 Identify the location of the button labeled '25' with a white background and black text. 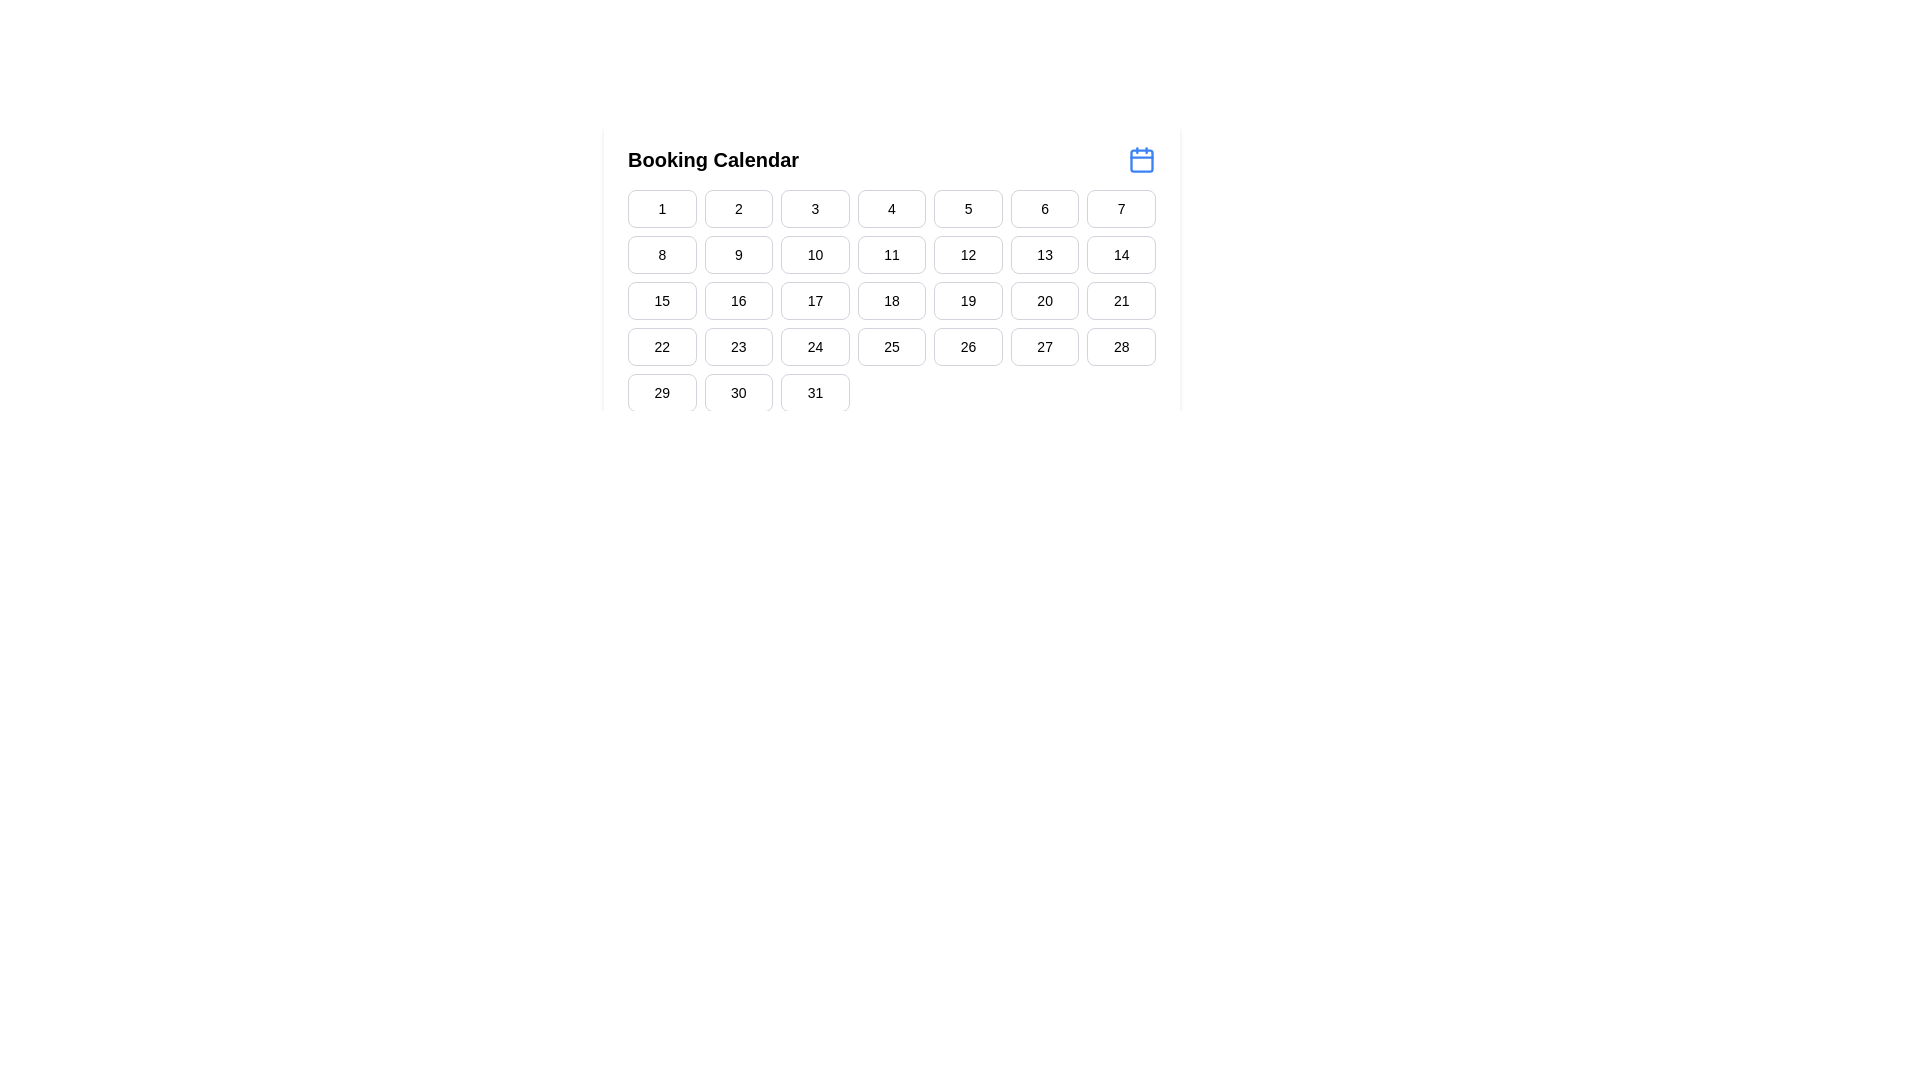
(891, 346).